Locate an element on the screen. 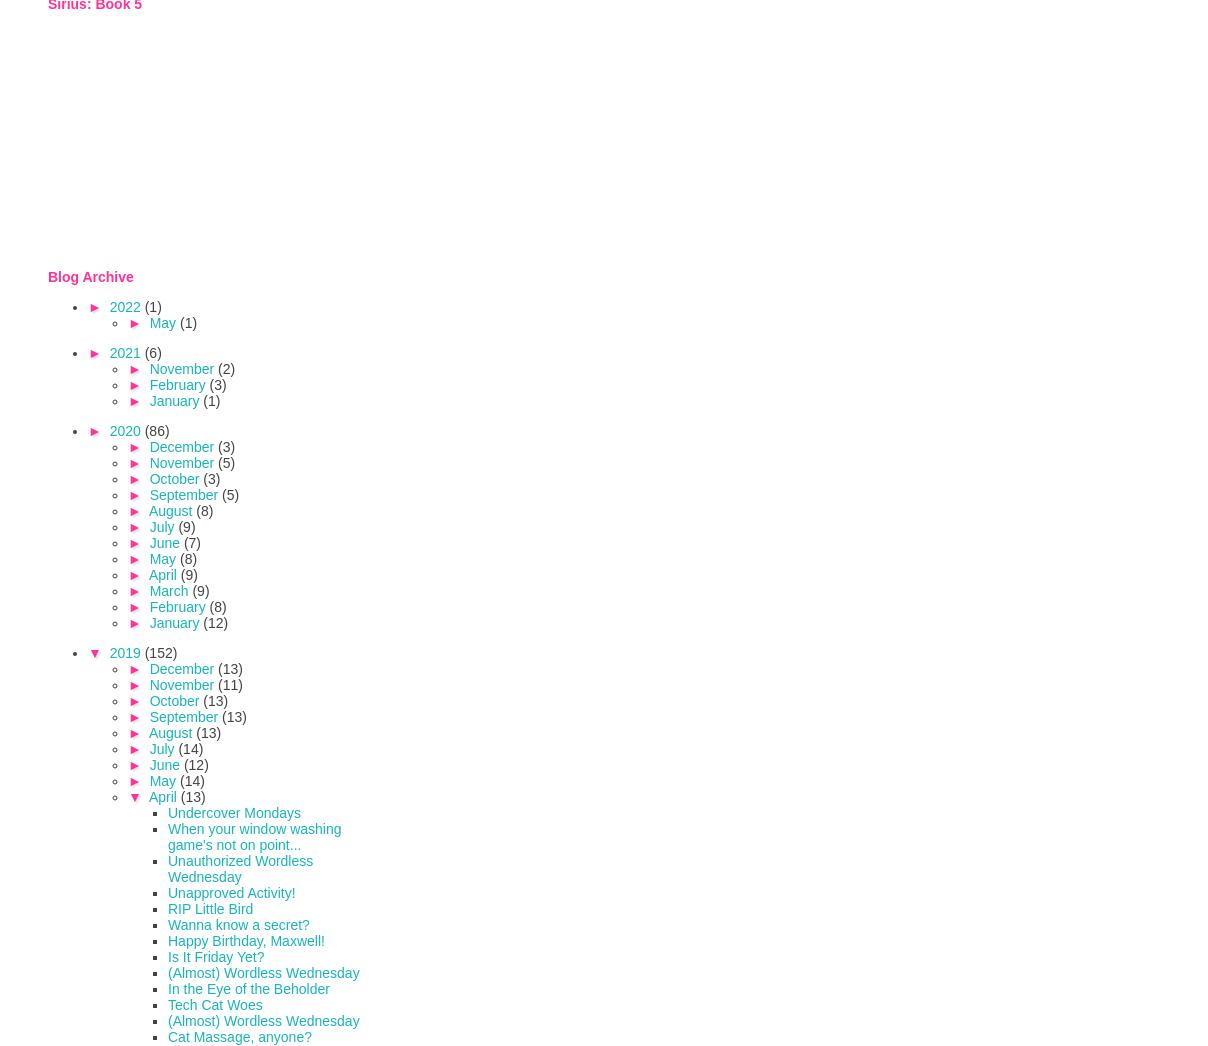 This screenshot has width=1208, height=1046. 'Unauthorized Wordless Wednesday' is located at coordinates (240, 866).